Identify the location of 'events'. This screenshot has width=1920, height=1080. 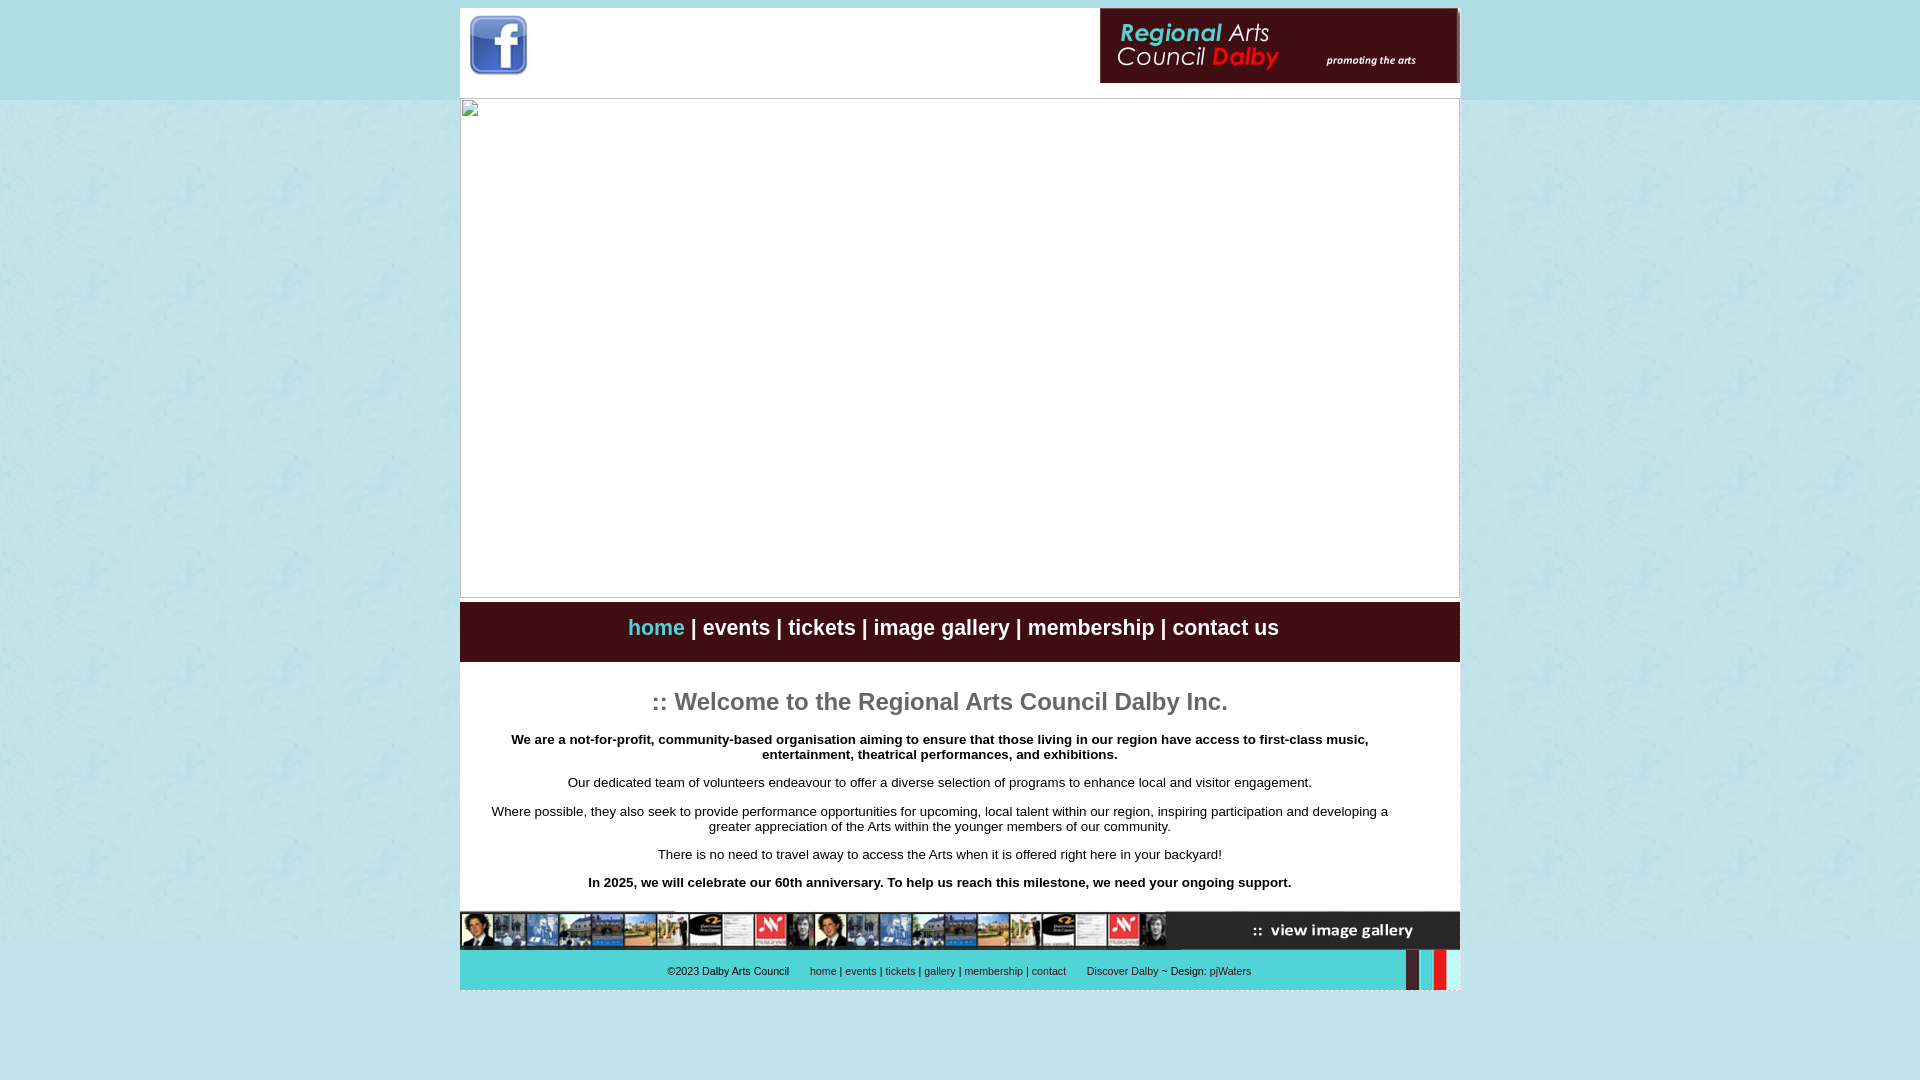
(736, 627).